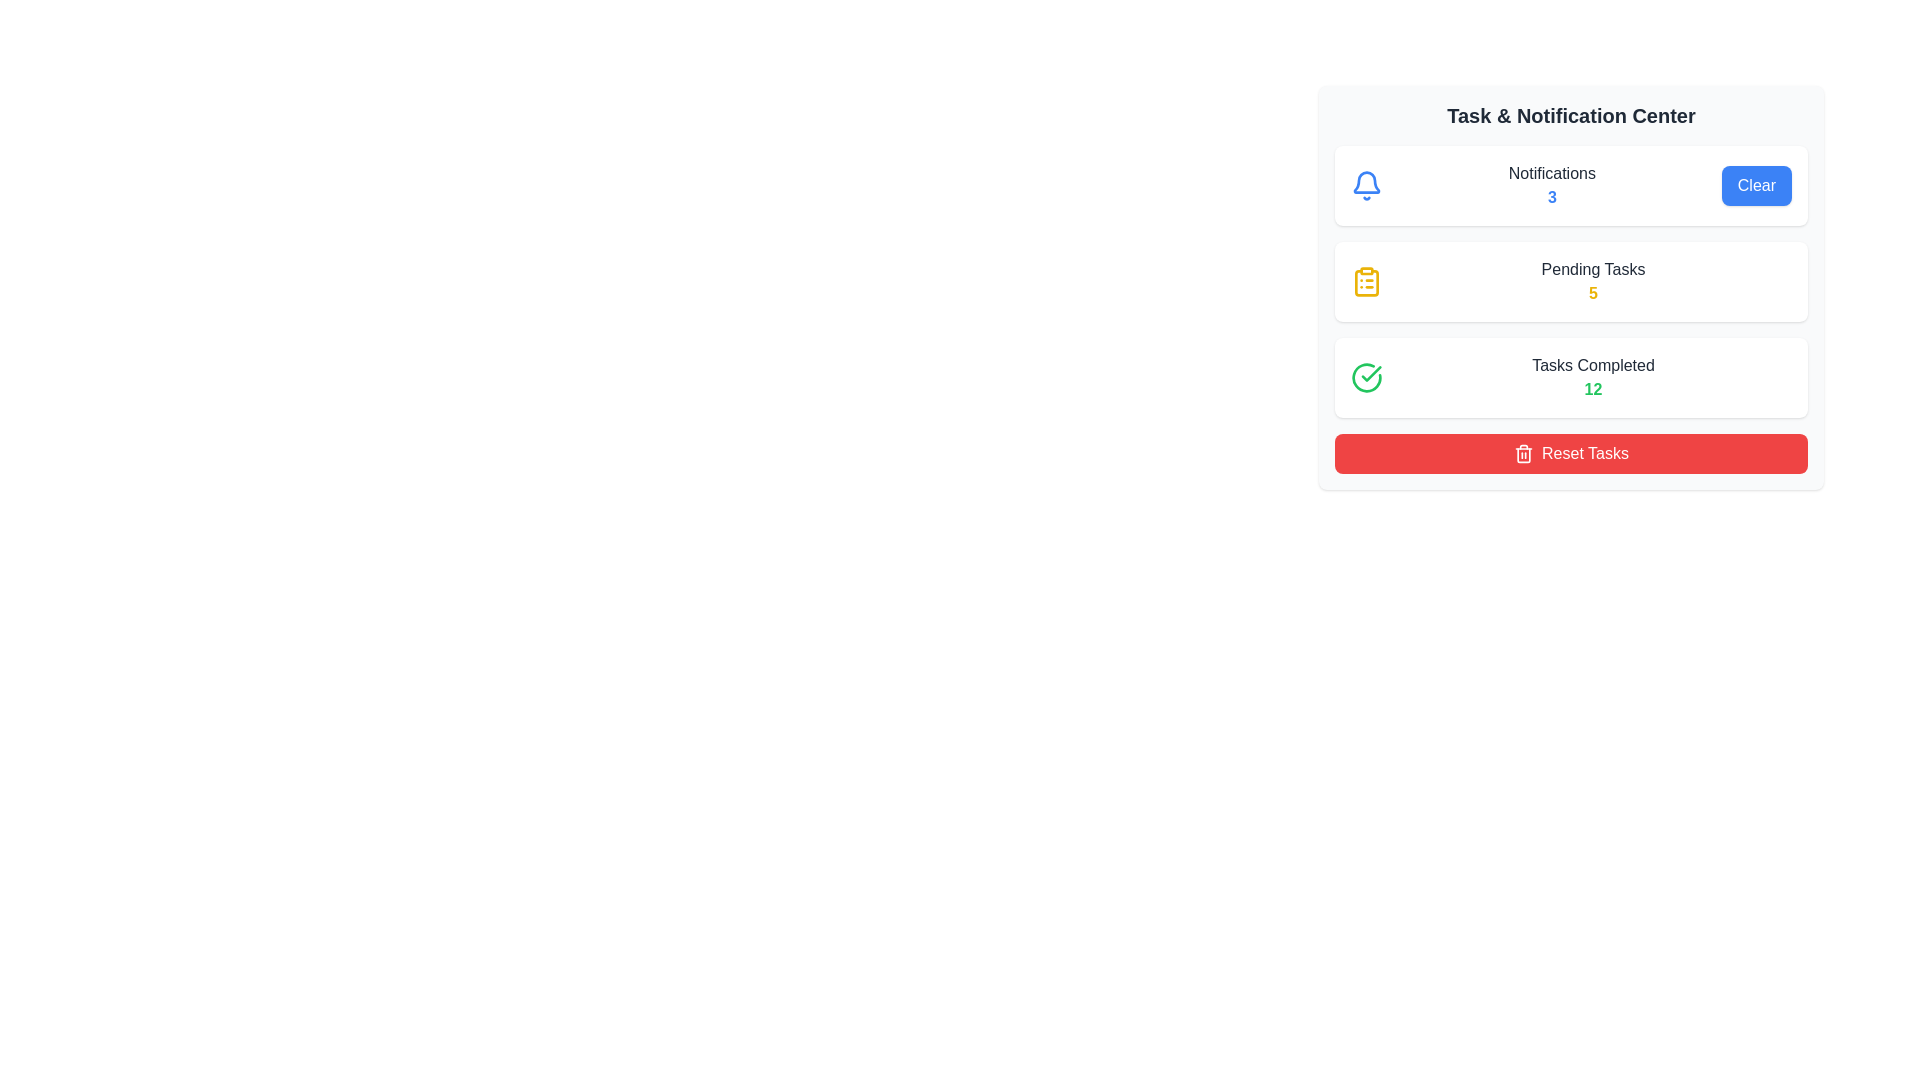 This screenshot has width=1920, height=1080. I want to click on the 'Reset Tasks' button which contains the icon on the left side, located at the bottom of the task panel, so click(1523, 454).